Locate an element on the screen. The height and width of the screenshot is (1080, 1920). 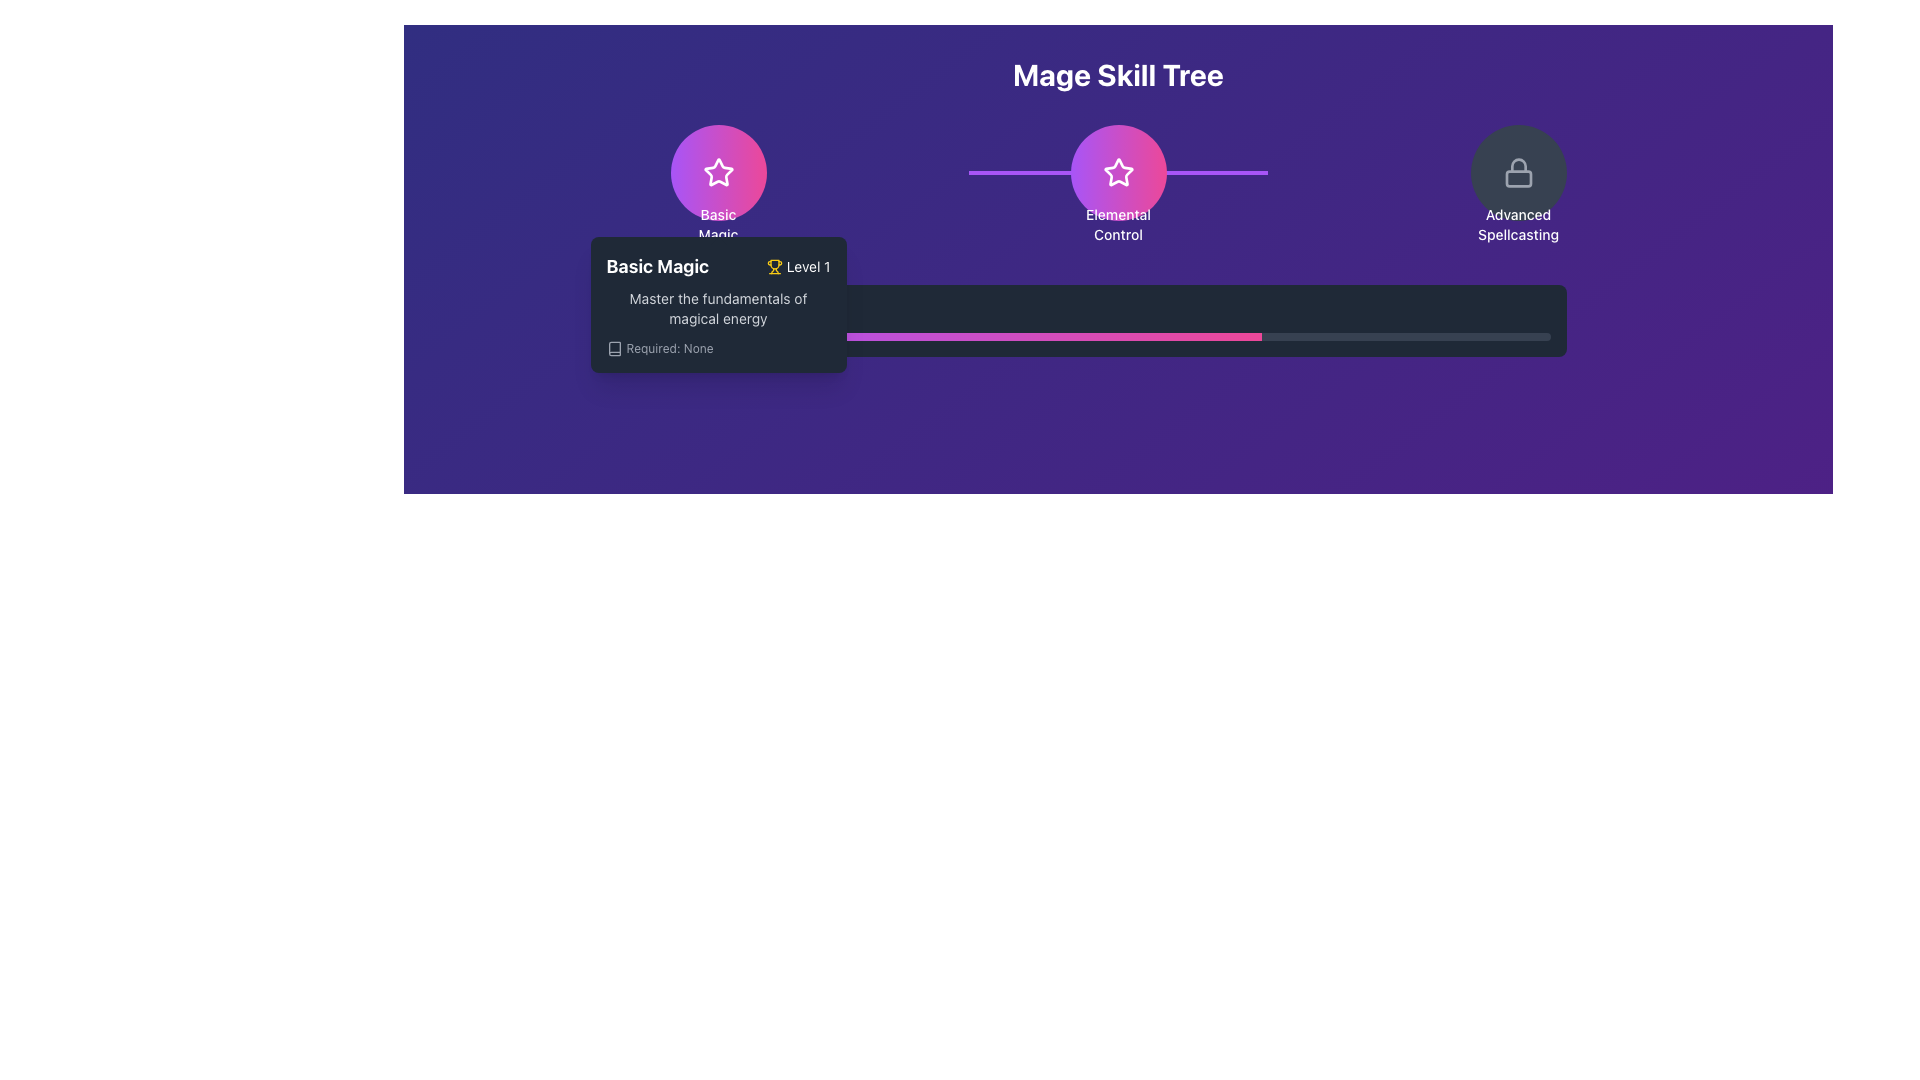
the Text heading that serves as the title for the 'Mage Skill Tree' section, located at the top center of the interface is located at coordinates (1117, 73).